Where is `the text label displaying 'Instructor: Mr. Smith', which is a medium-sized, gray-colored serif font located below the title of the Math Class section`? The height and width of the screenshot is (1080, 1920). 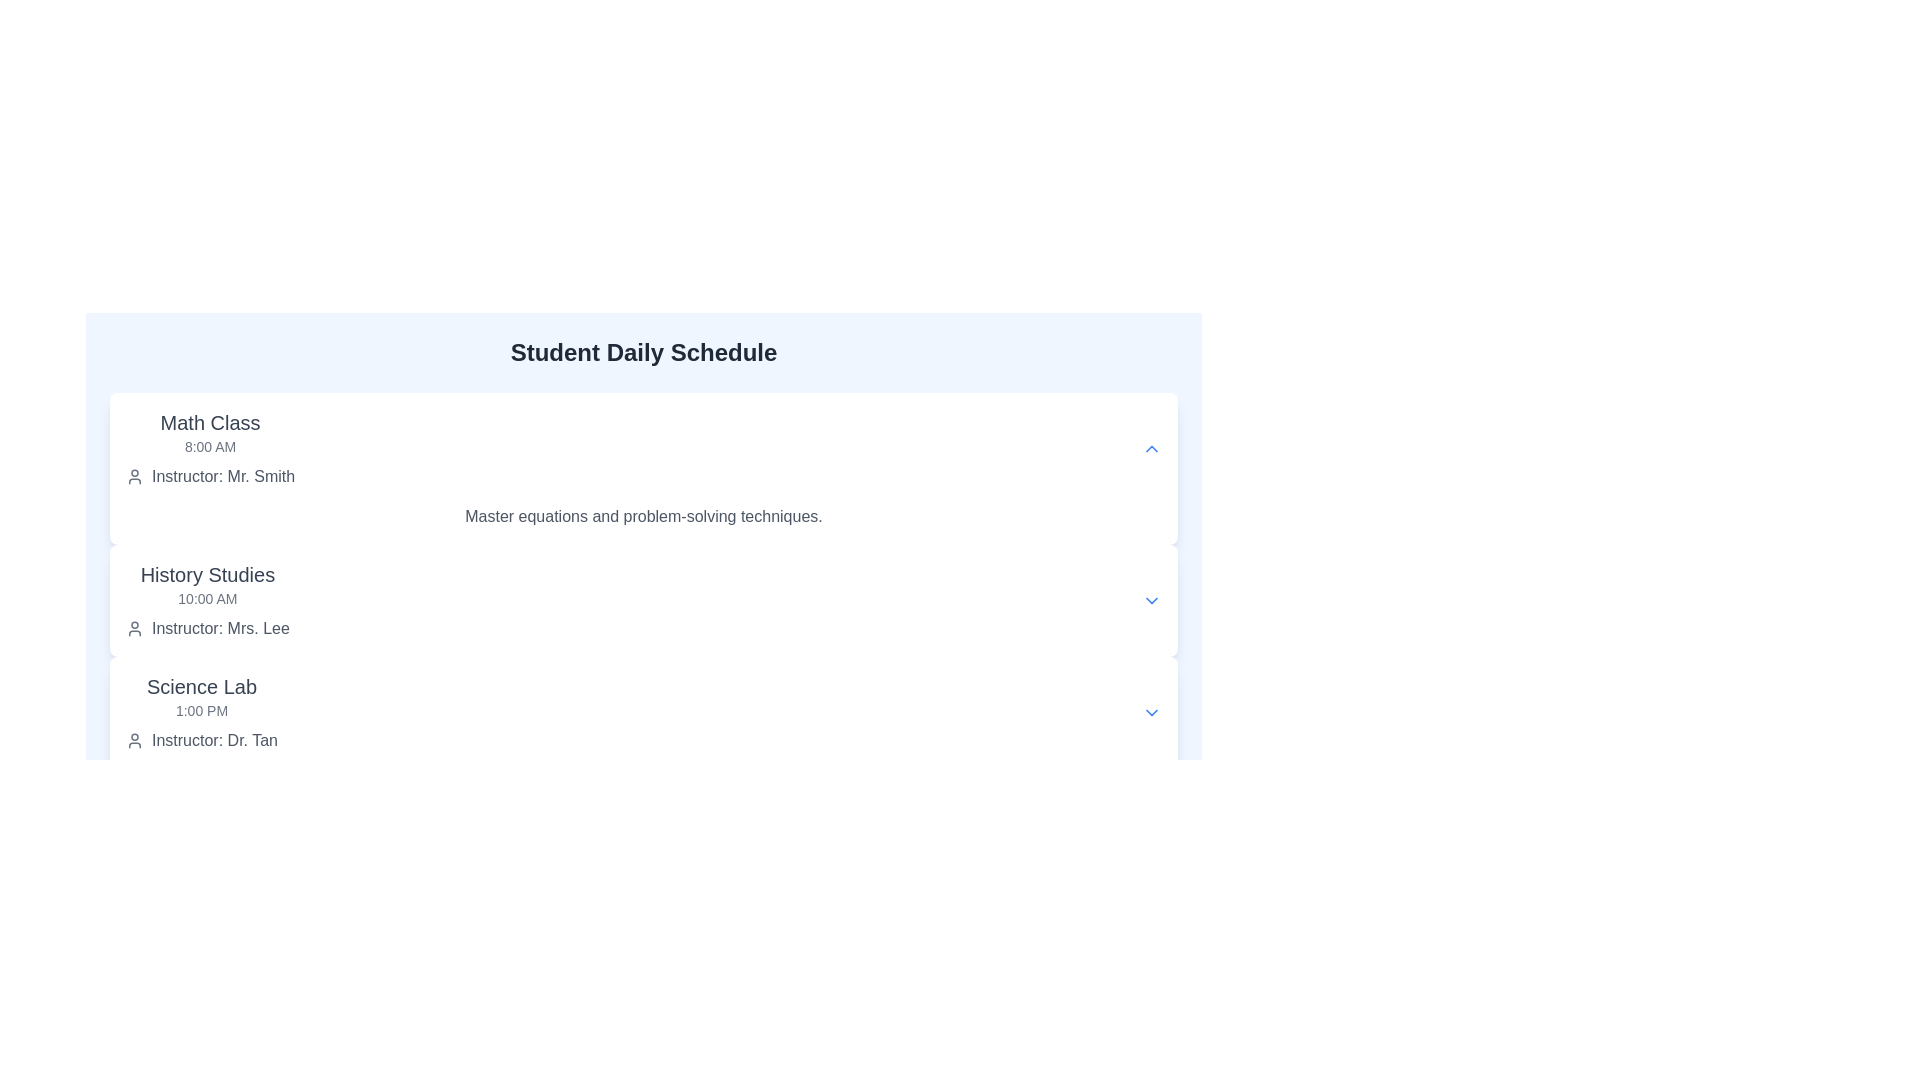 the text label displaying 'Instructor: Mr. Smith', which is a medium-sized, gray-colored serif font located below the title of the Math Class section is located at coordinates (223, 477).